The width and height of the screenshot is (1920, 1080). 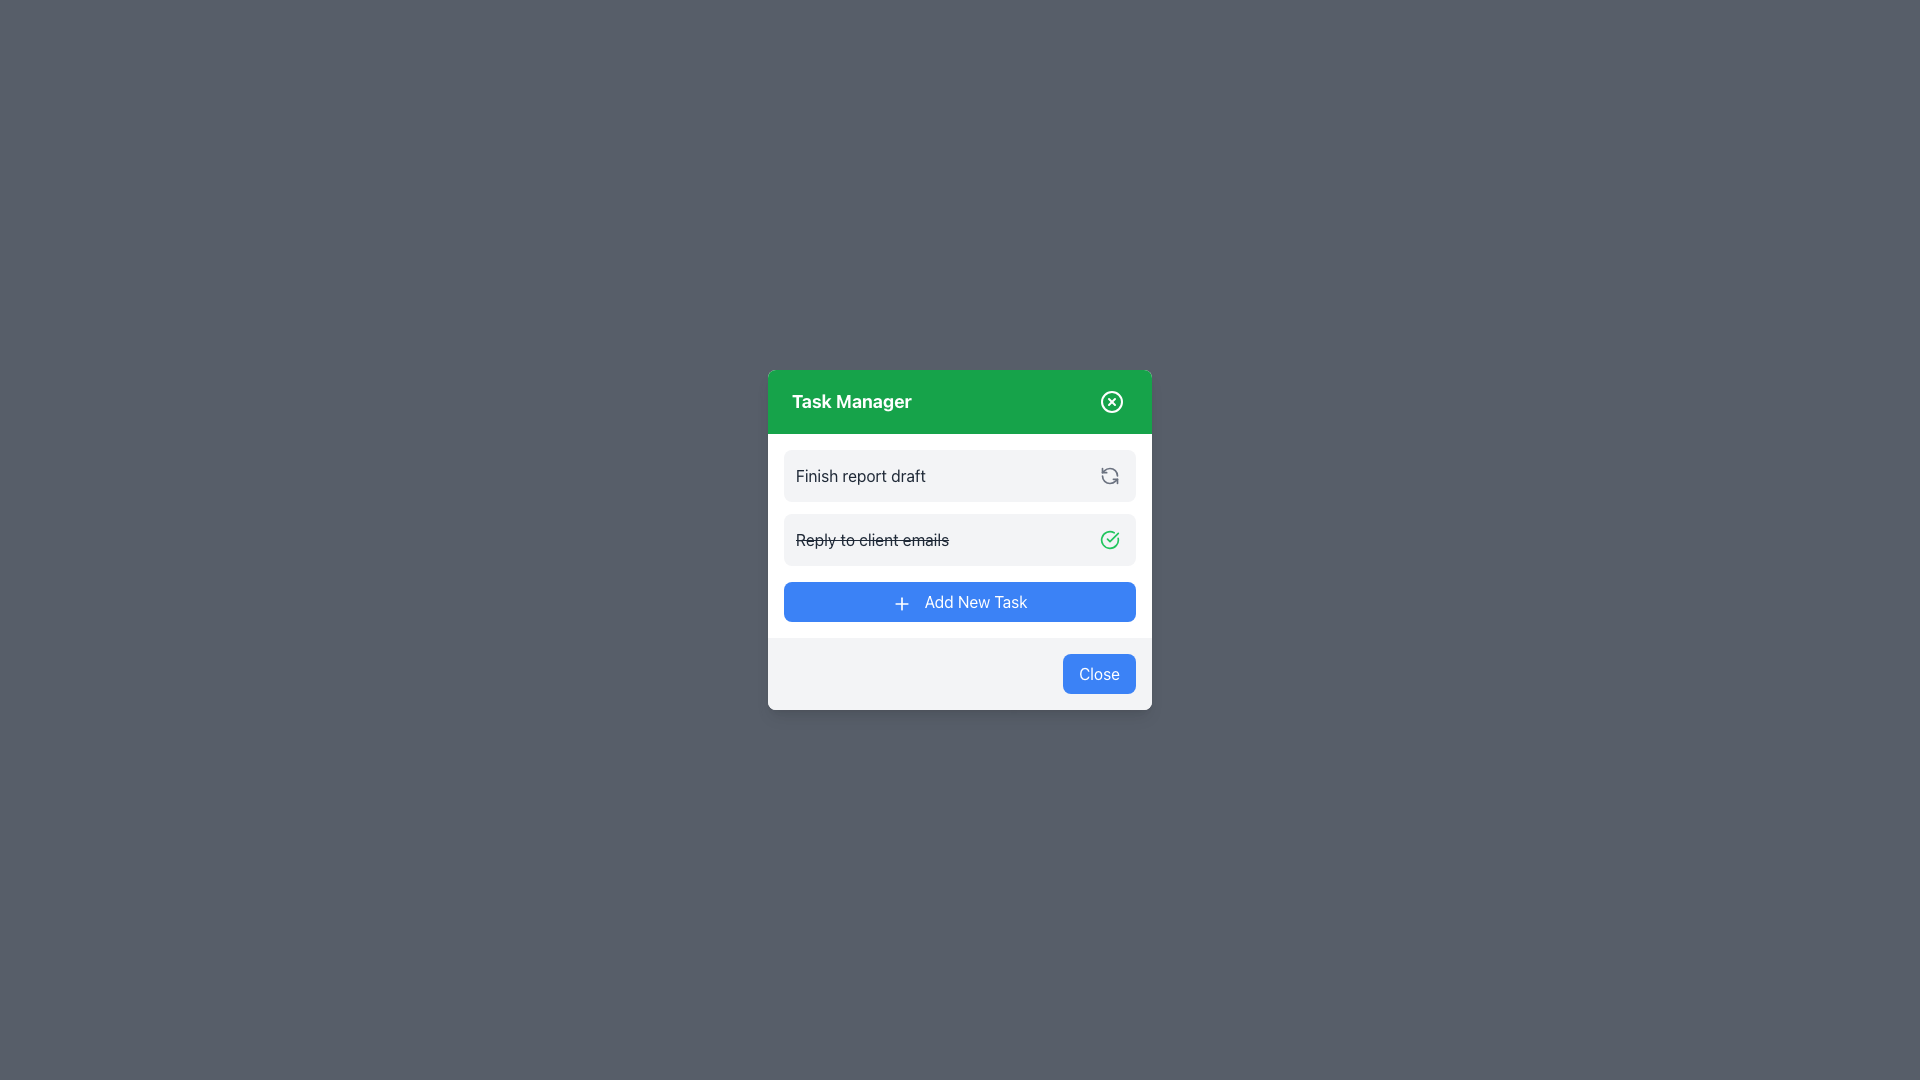 What do you see at coordinates (872, 540) in the screenshot?
I see `the text label that reads 'Reply to client emails' within the 'Task Manager' pop-up interface, located in the second row below the 'Finish report draft' text field` at bounding box center [872, 540].